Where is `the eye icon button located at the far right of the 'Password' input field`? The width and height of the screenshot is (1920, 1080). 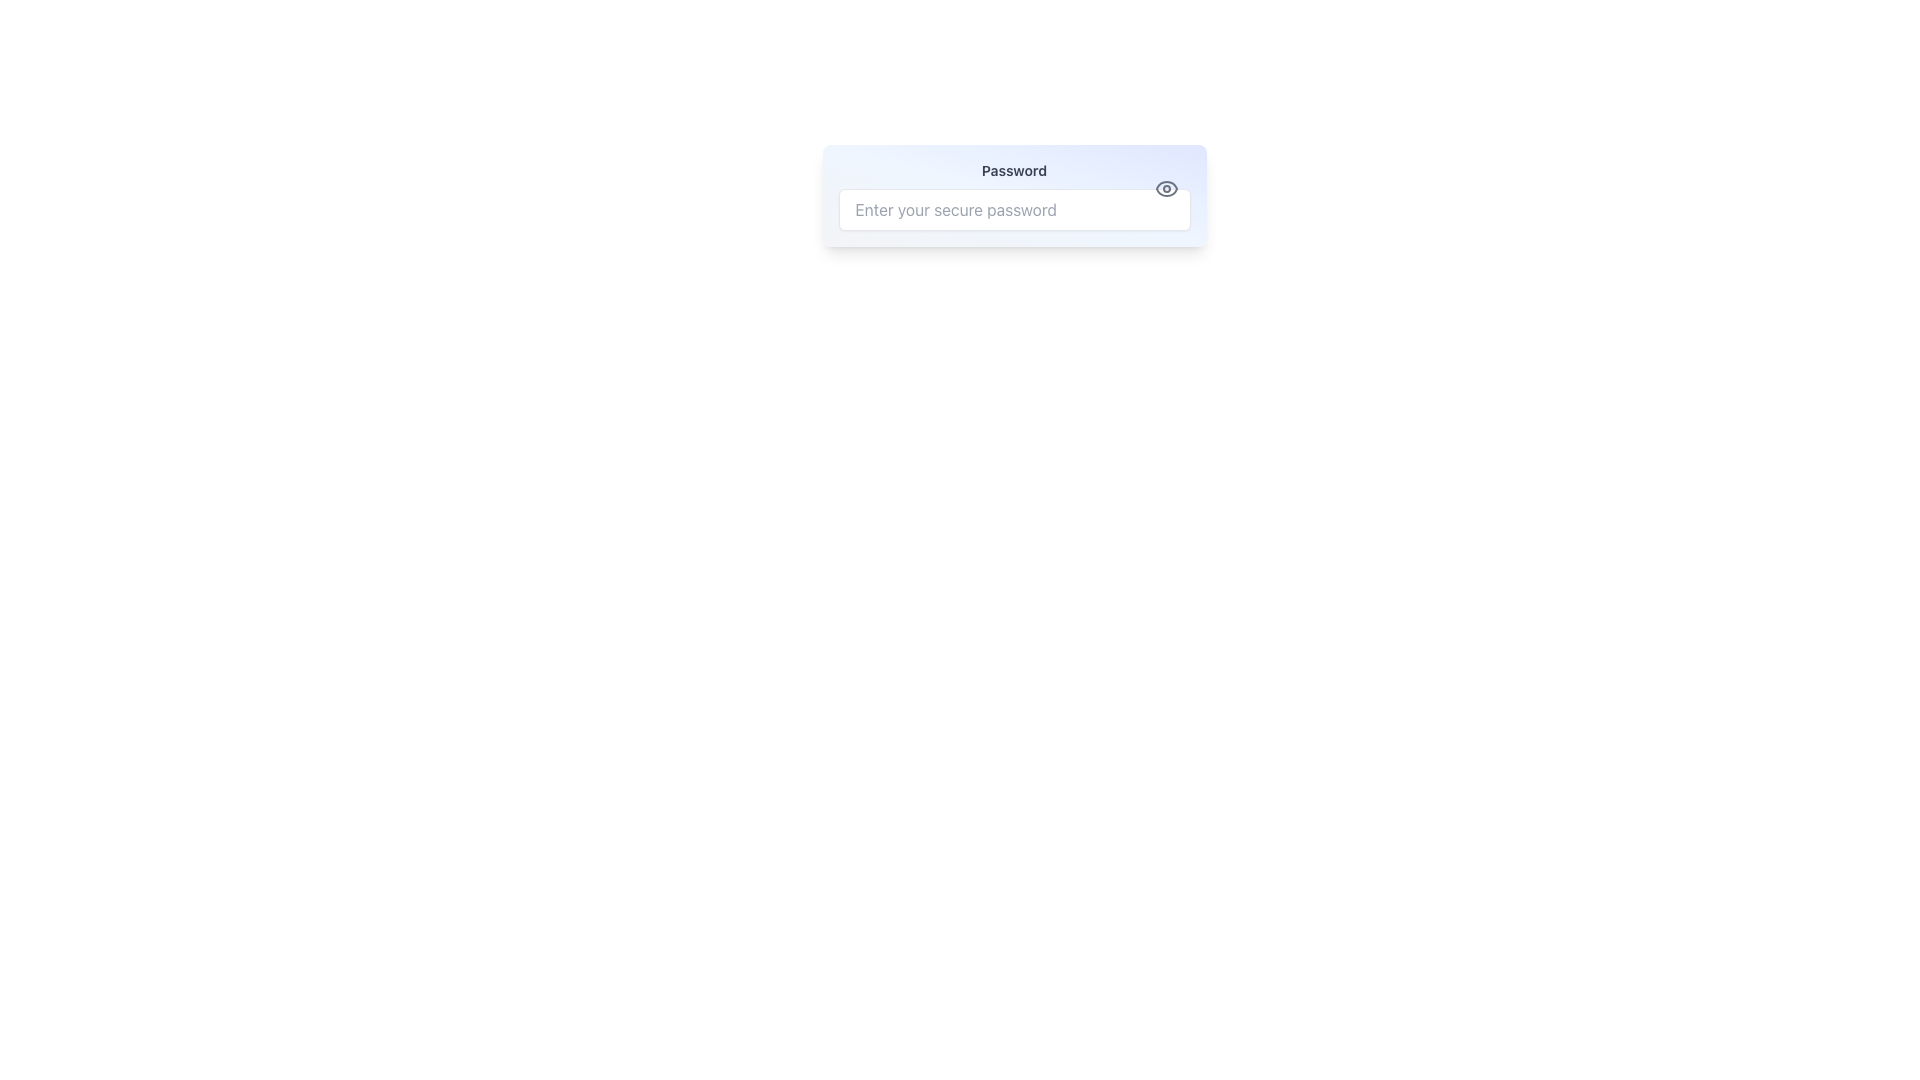 the eye icon button located at the far right of the 'Password' input field is located at coordinates (1166, 189).